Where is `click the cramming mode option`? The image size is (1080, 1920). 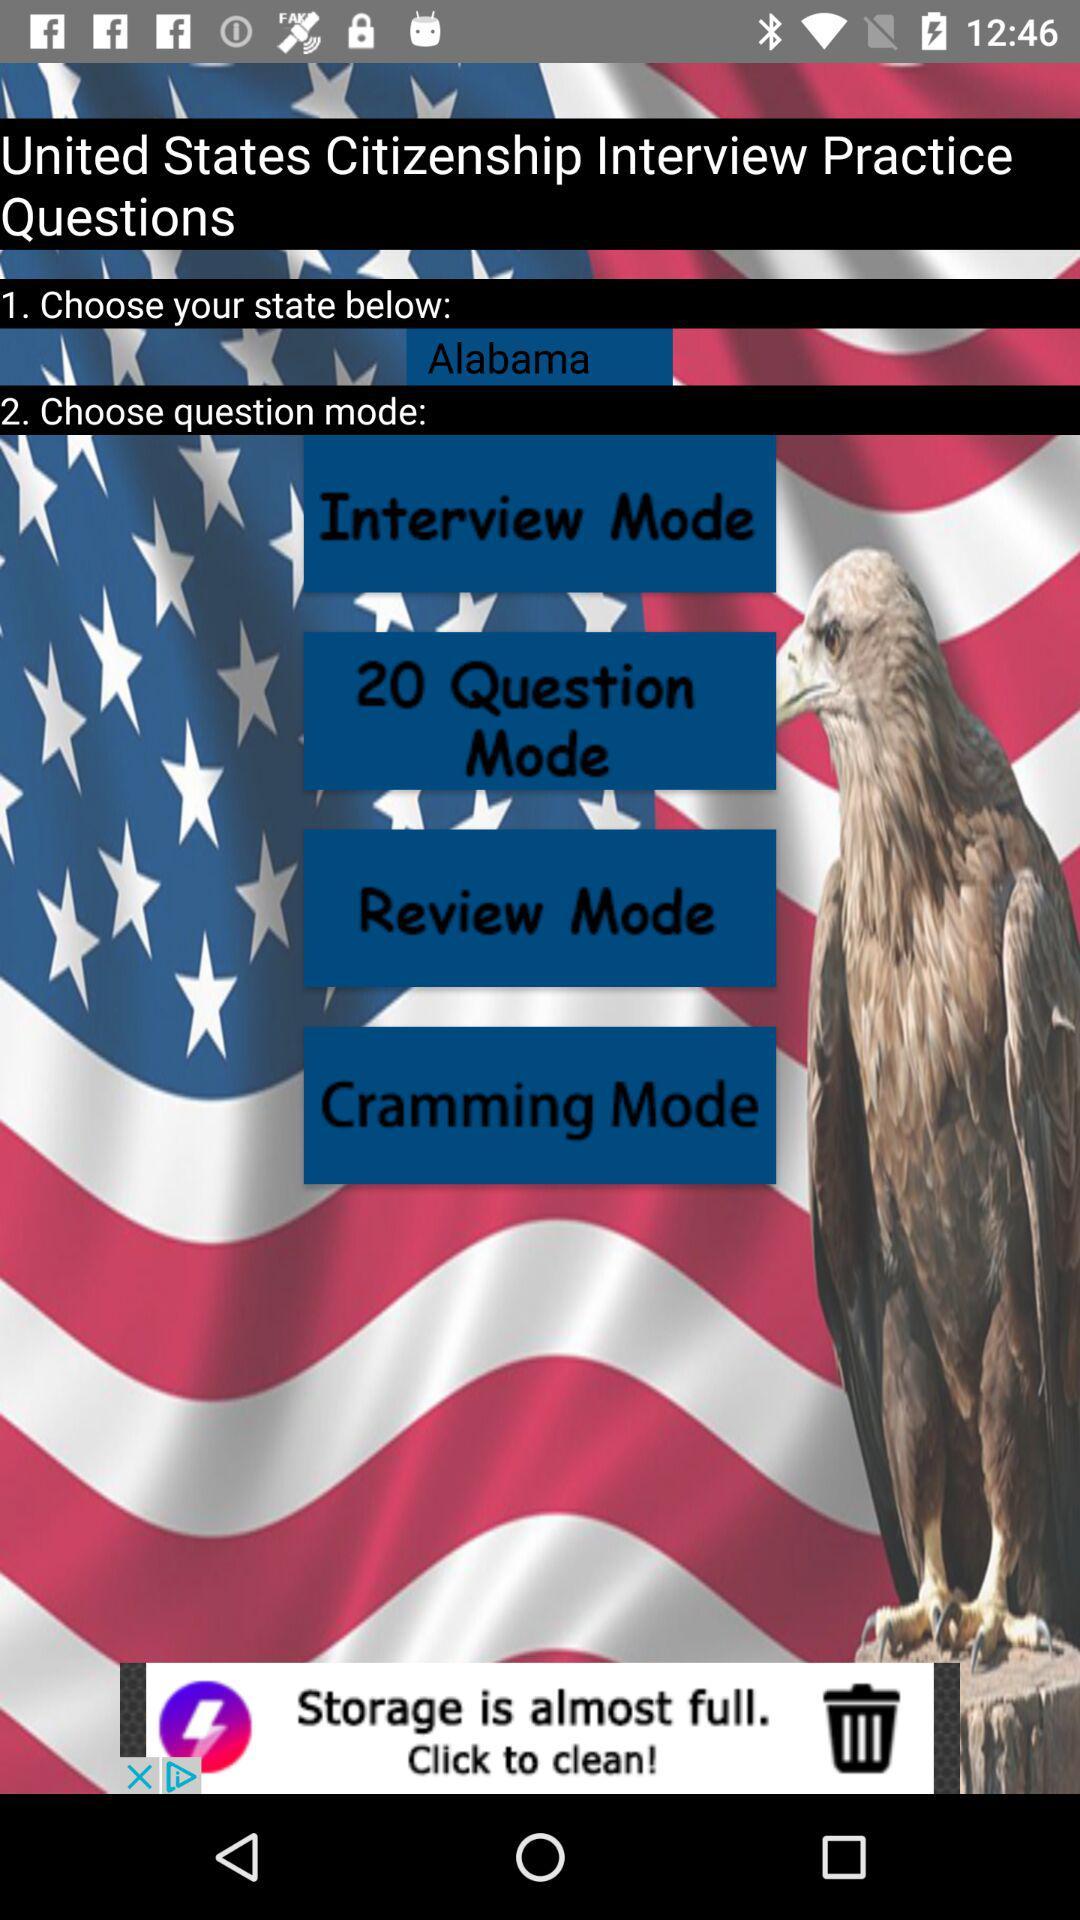 click the cramming mode option is located at coordinates (540, 1104).